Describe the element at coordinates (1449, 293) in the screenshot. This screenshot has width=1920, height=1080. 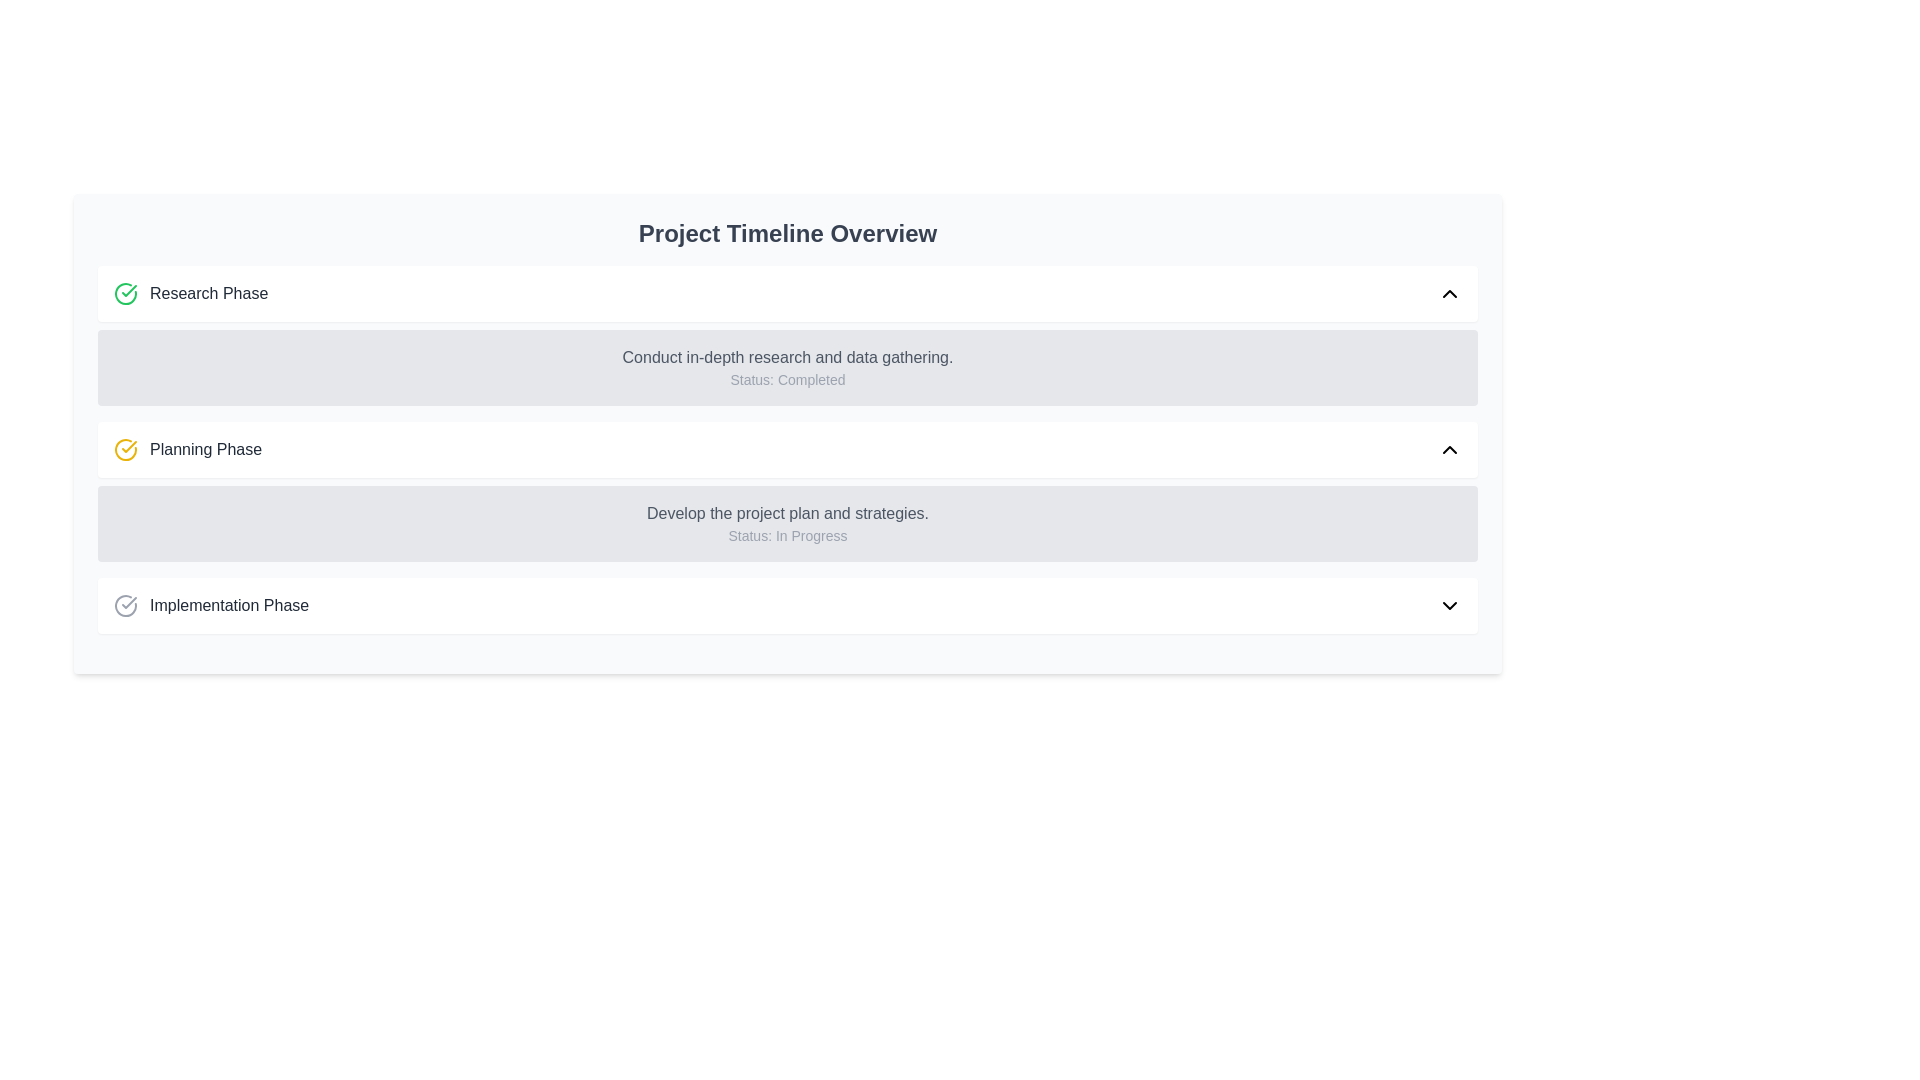
I see `the collapse button icon located at the top-right corner of the 'Research Phase' section` at that location.